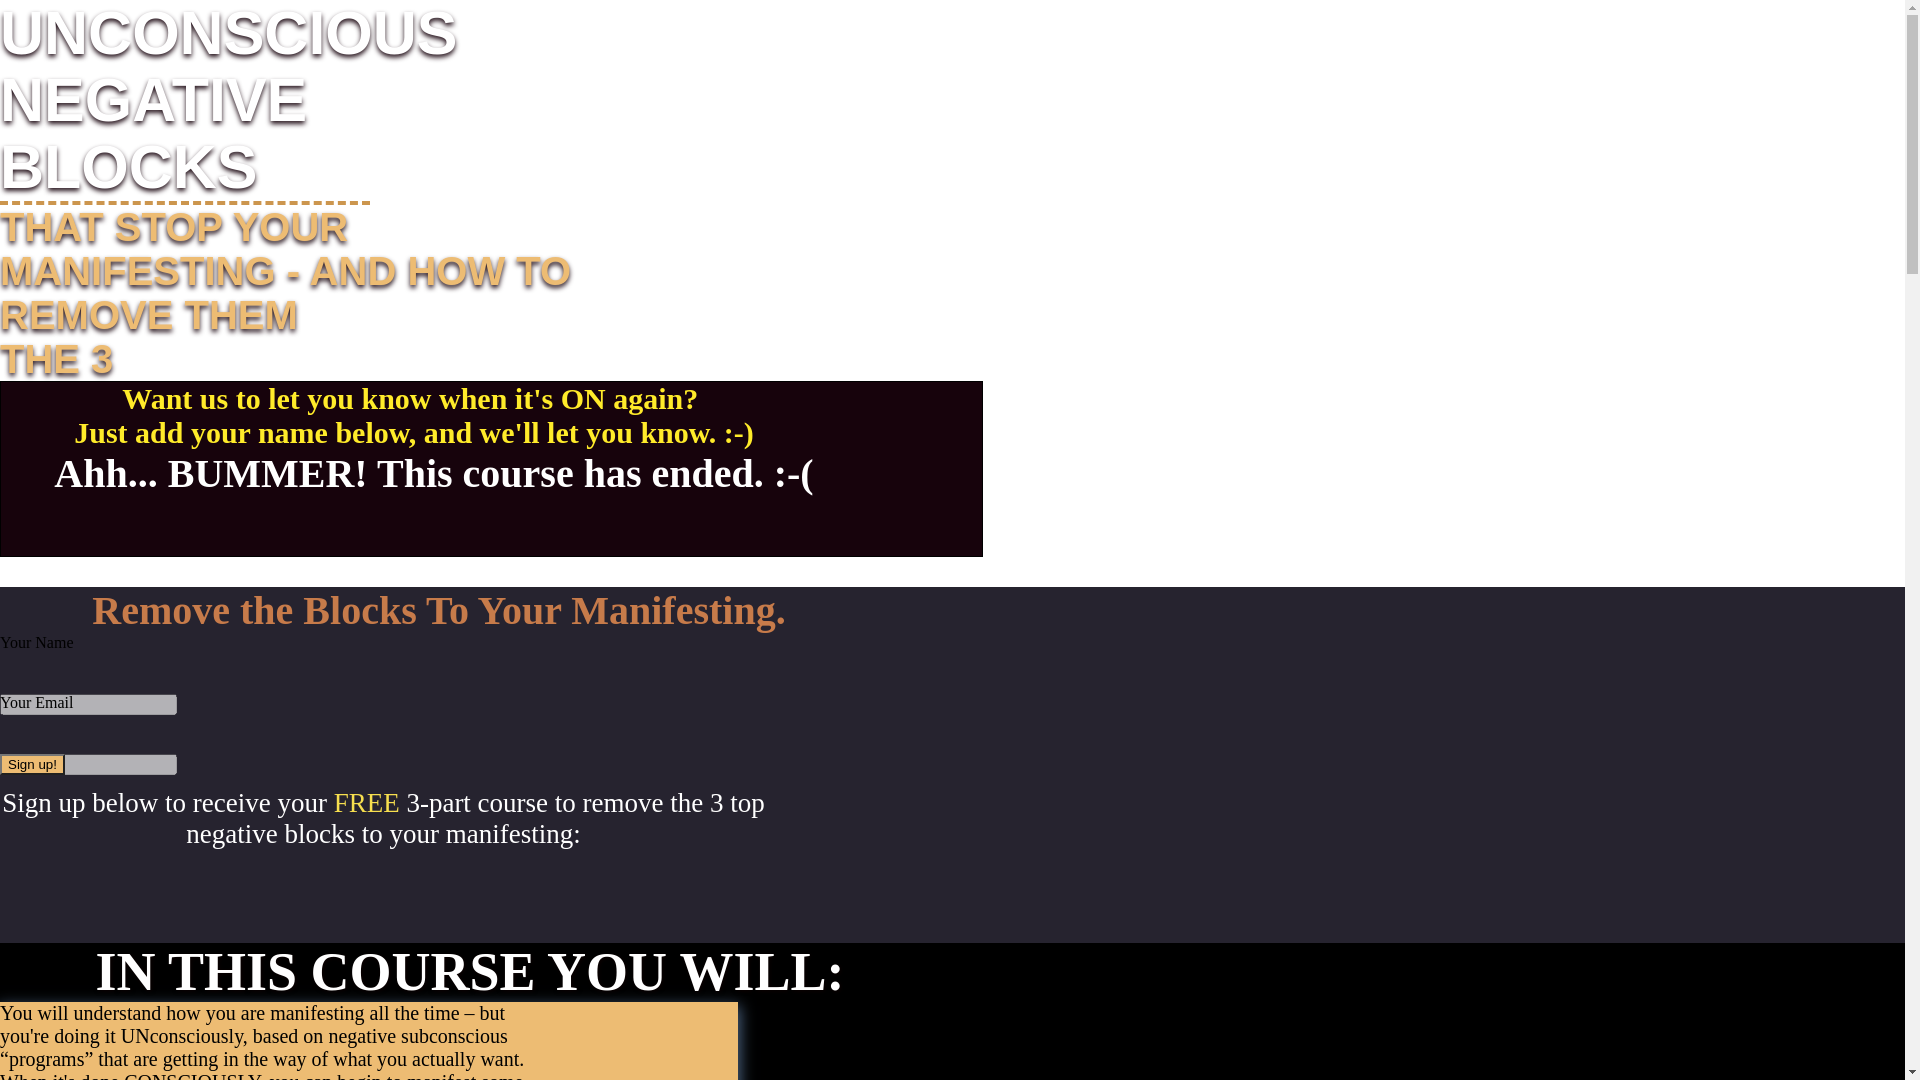  What do you see at coordinates (32, 764) in the screenshot?
I see `'Sign up!'` at bounding box center [32, 764].